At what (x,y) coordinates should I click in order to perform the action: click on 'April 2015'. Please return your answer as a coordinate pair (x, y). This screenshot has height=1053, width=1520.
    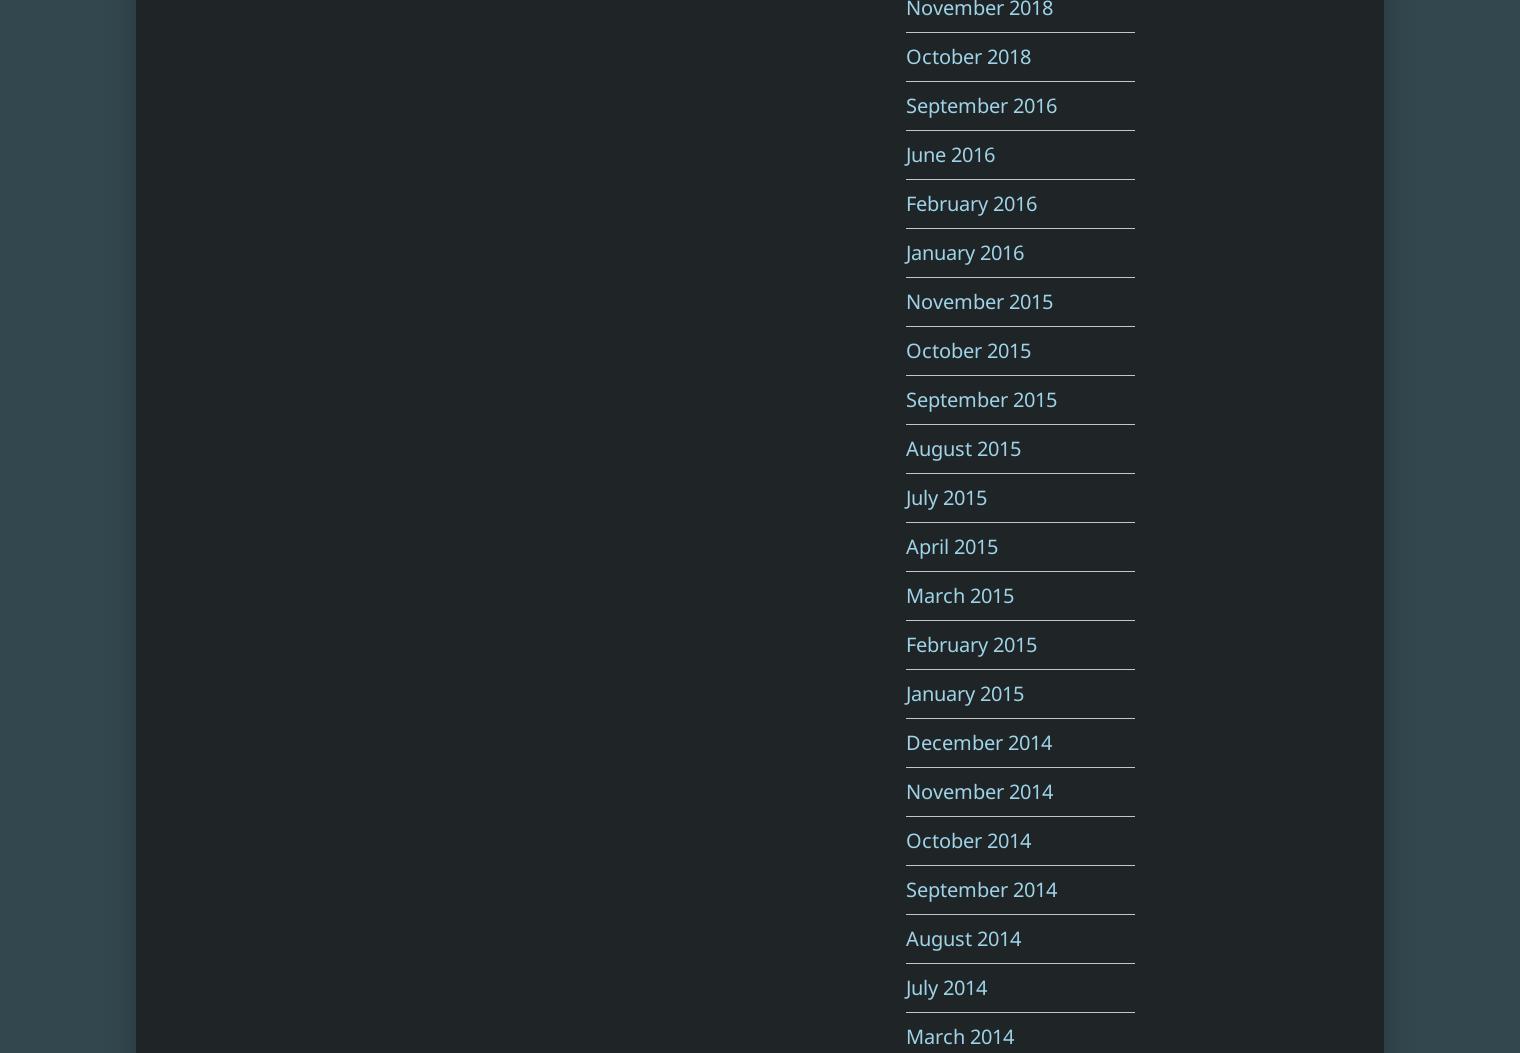
    Looking at the image, I should click on (950, 545).